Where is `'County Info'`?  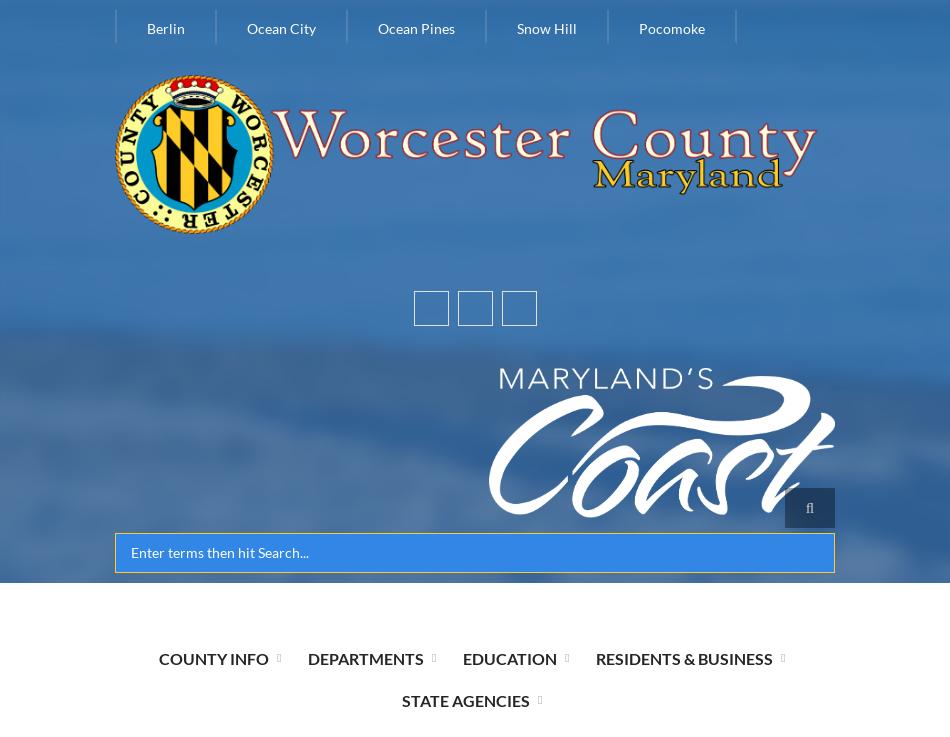
'County Info' is located at coordinates (212, 656).